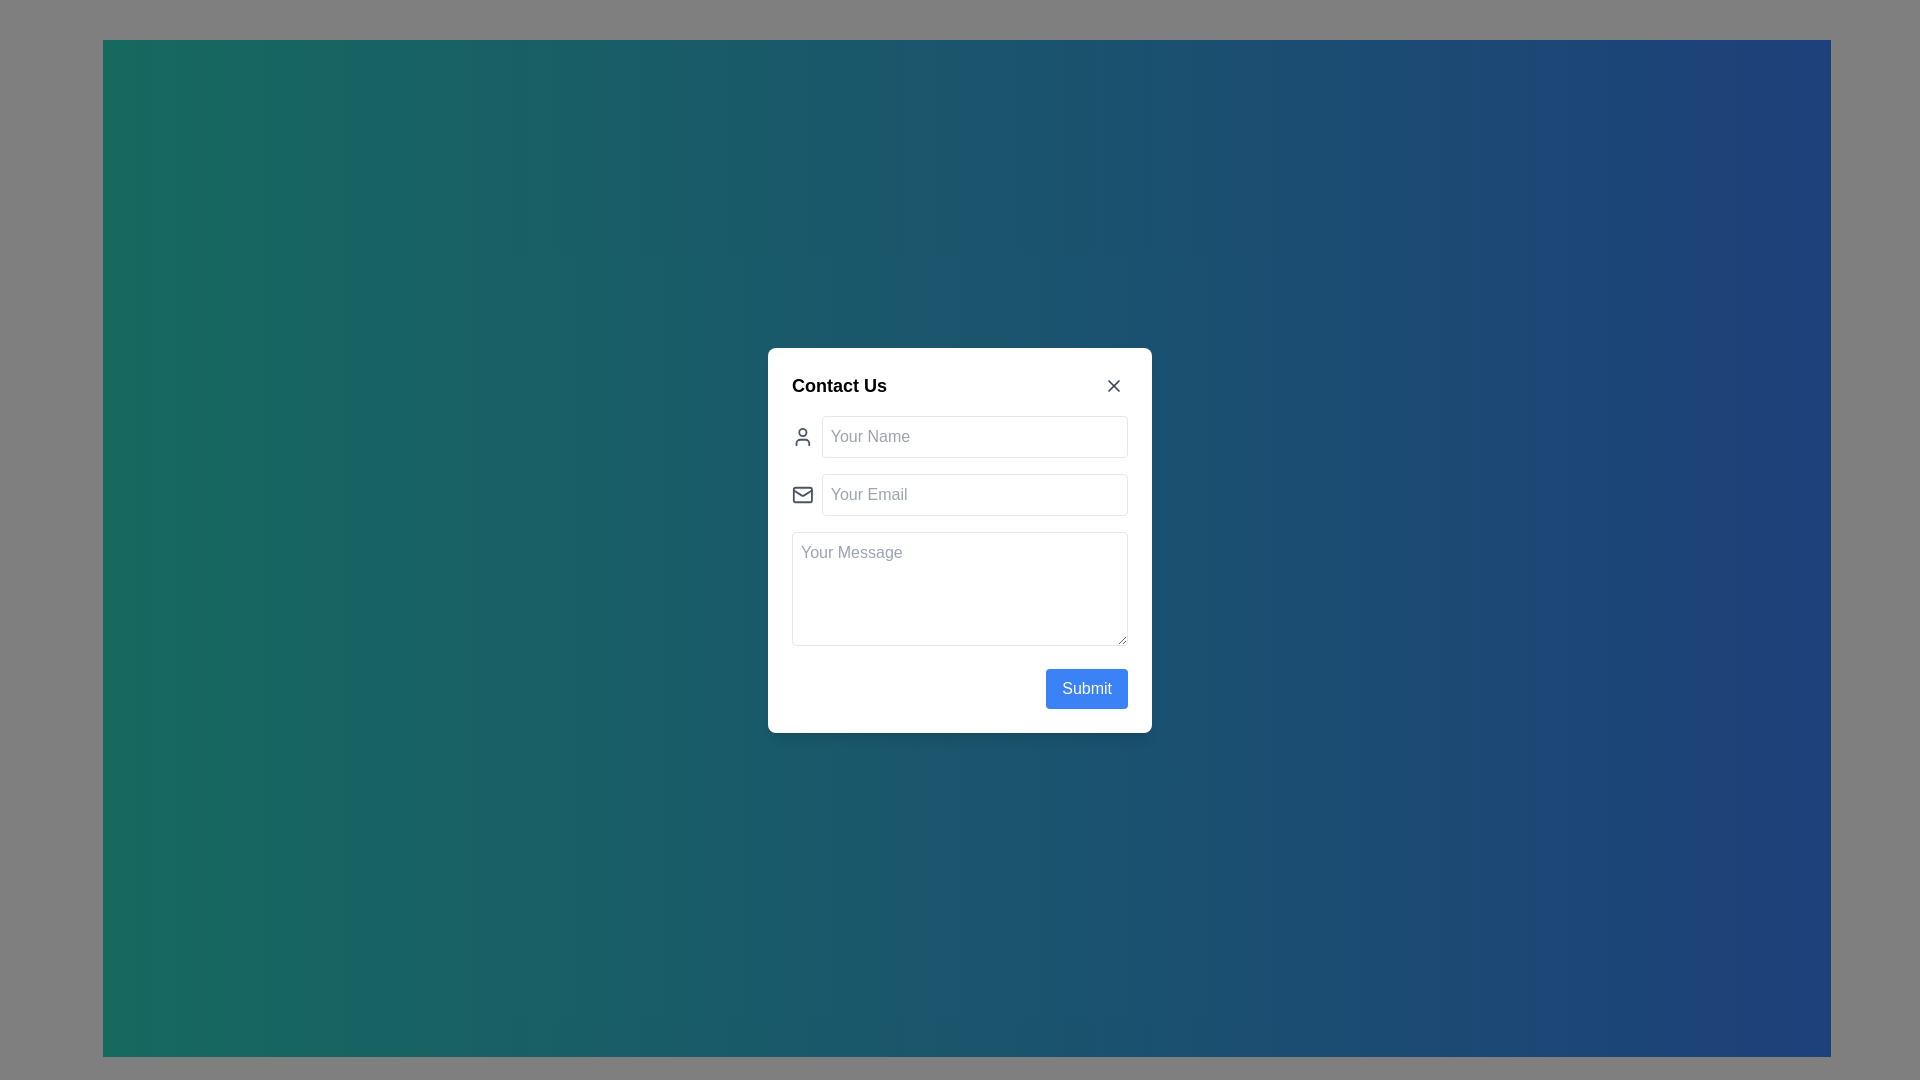  I want to click on the title text label at the top-left of the modal dialog, which serves as a header for the content within, so click(839, 385).